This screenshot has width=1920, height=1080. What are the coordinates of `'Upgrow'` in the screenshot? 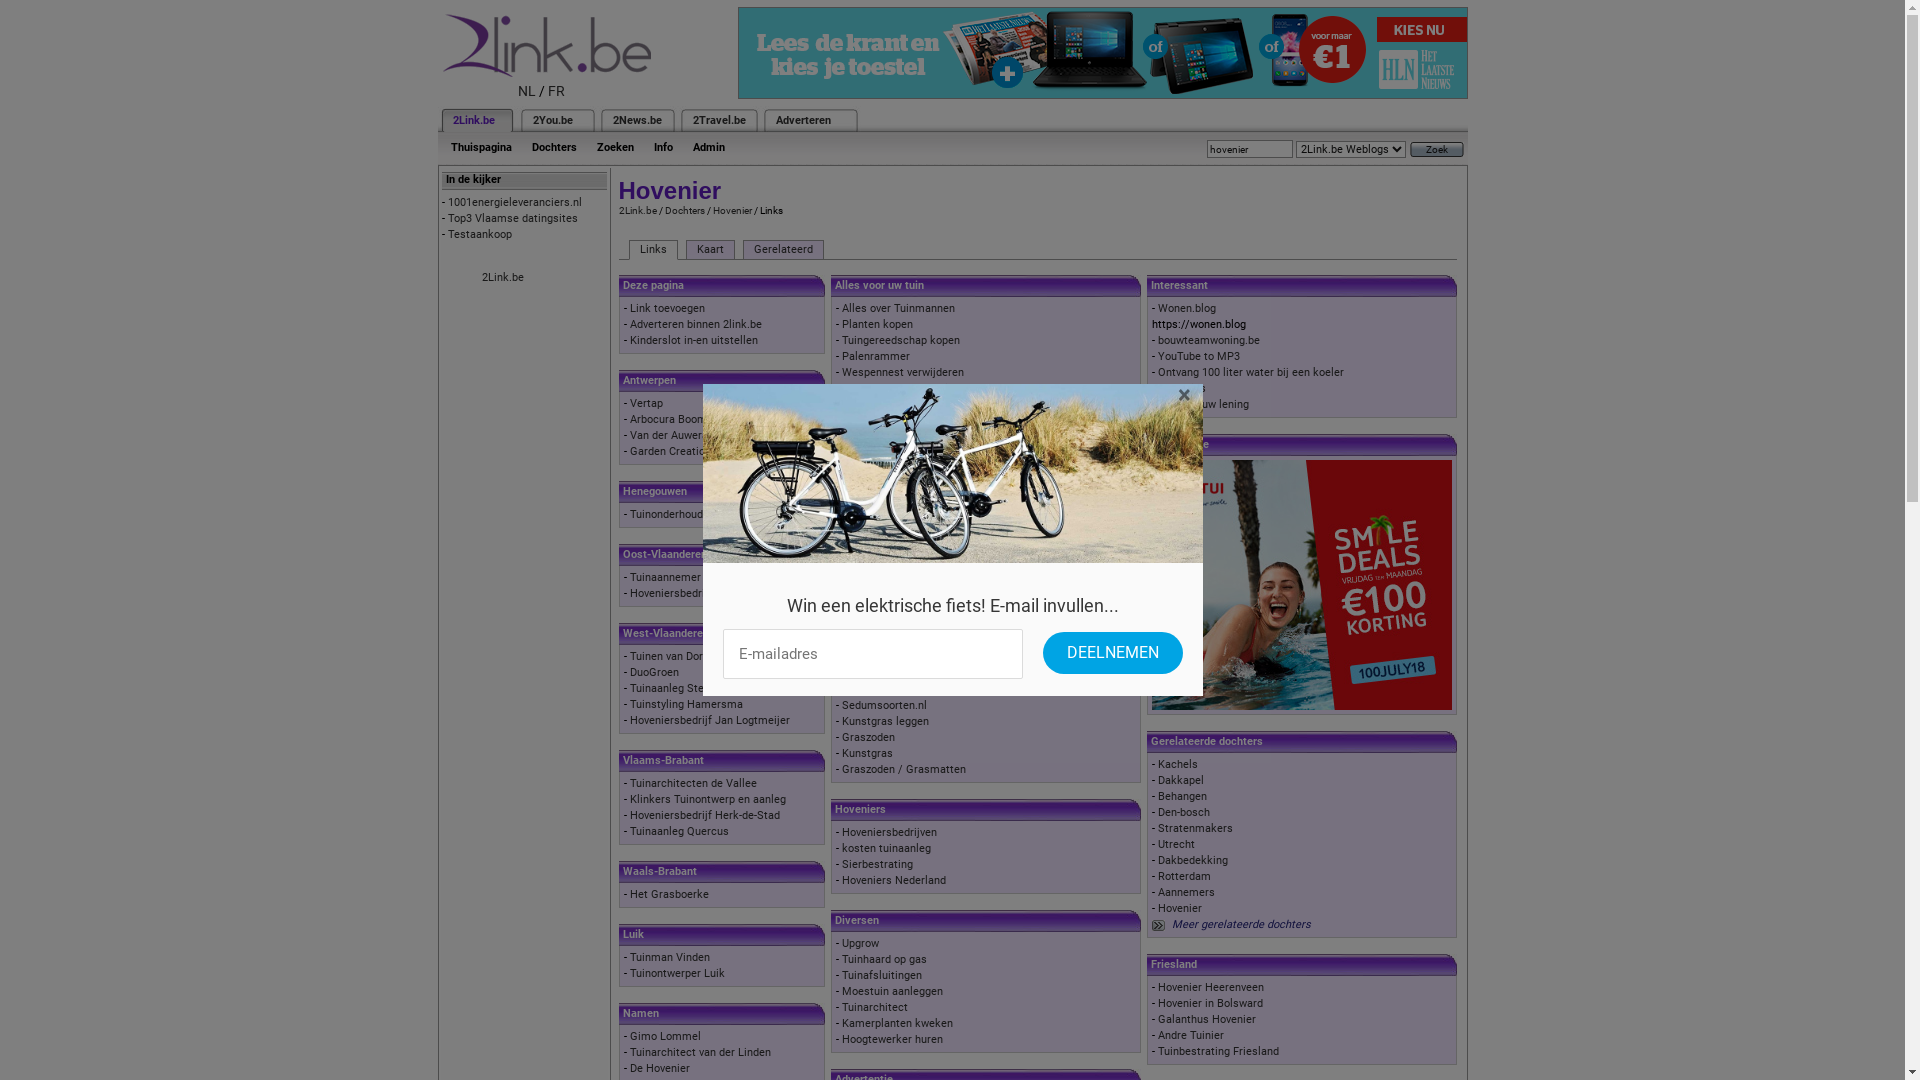 It's located at (860, 943).